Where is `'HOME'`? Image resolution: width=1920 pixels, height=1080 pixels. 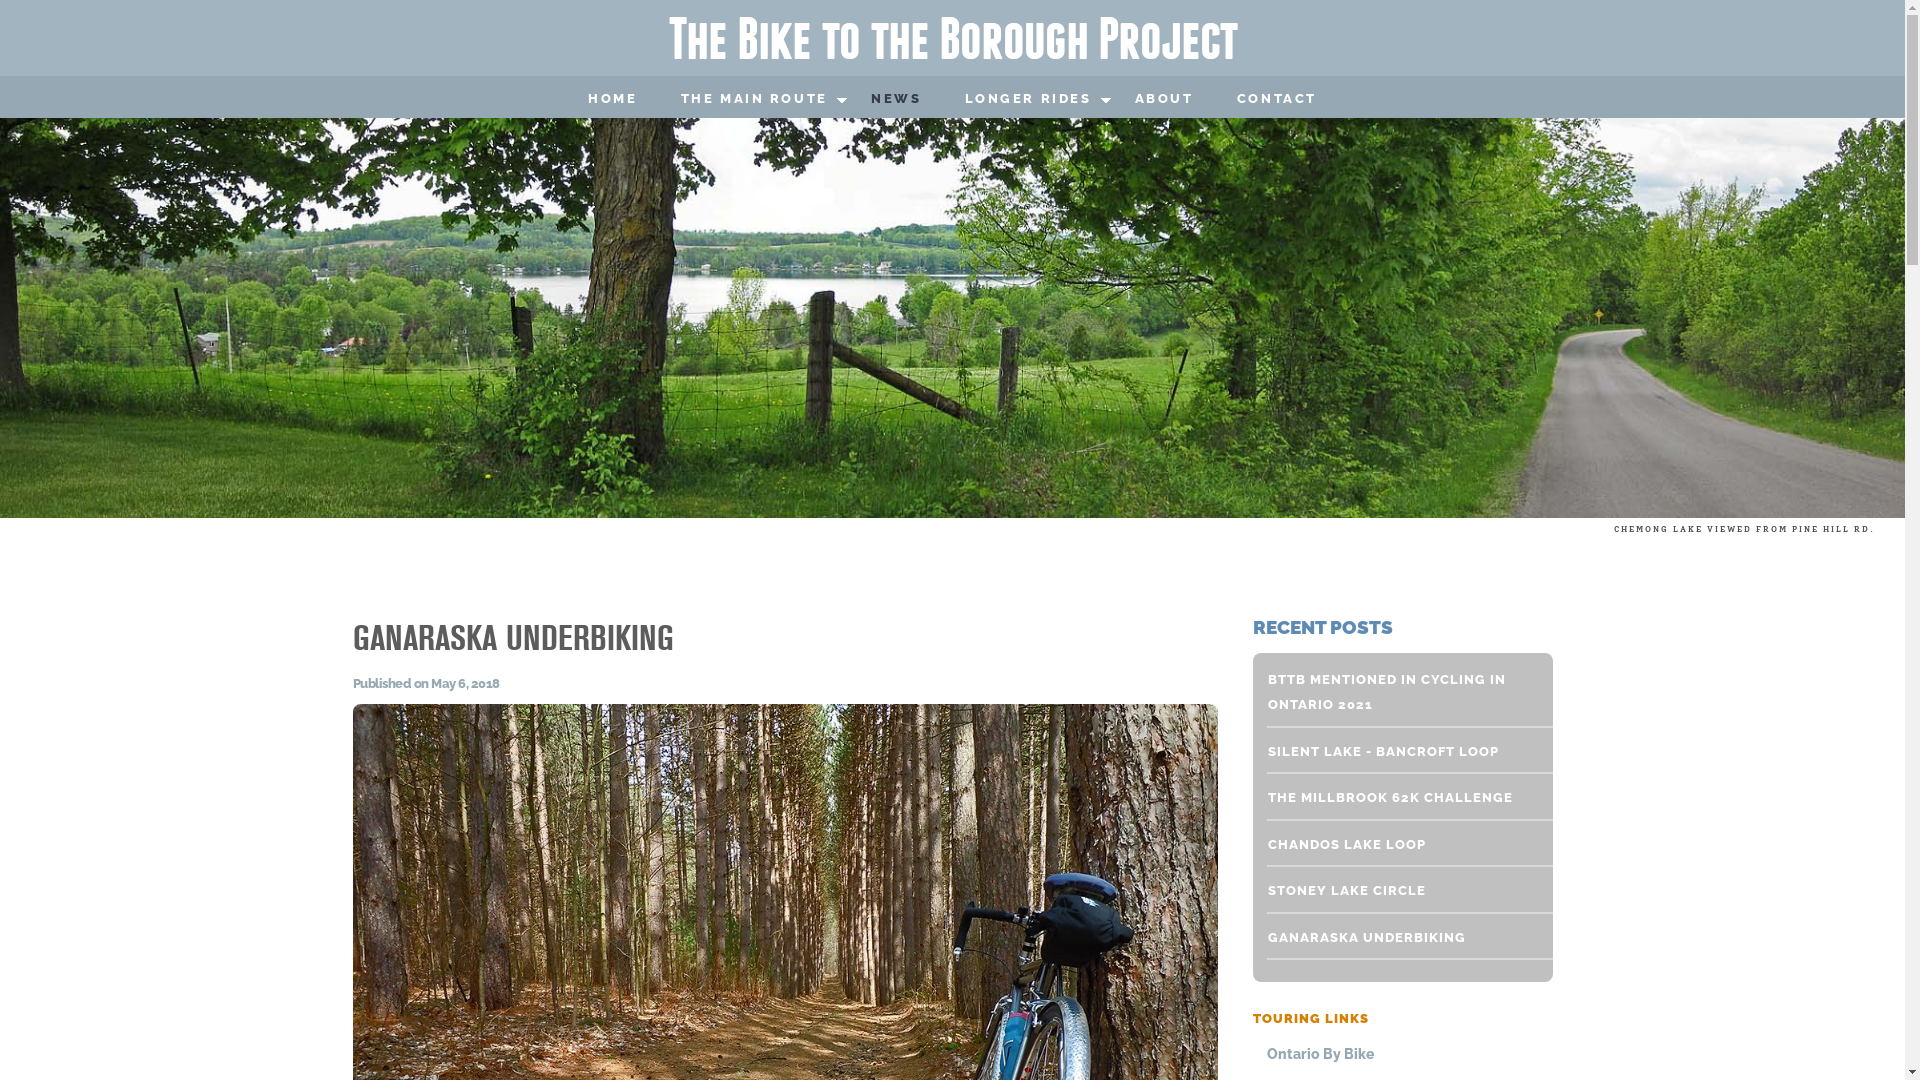
'HOME' is located at coordinates (611, 99).